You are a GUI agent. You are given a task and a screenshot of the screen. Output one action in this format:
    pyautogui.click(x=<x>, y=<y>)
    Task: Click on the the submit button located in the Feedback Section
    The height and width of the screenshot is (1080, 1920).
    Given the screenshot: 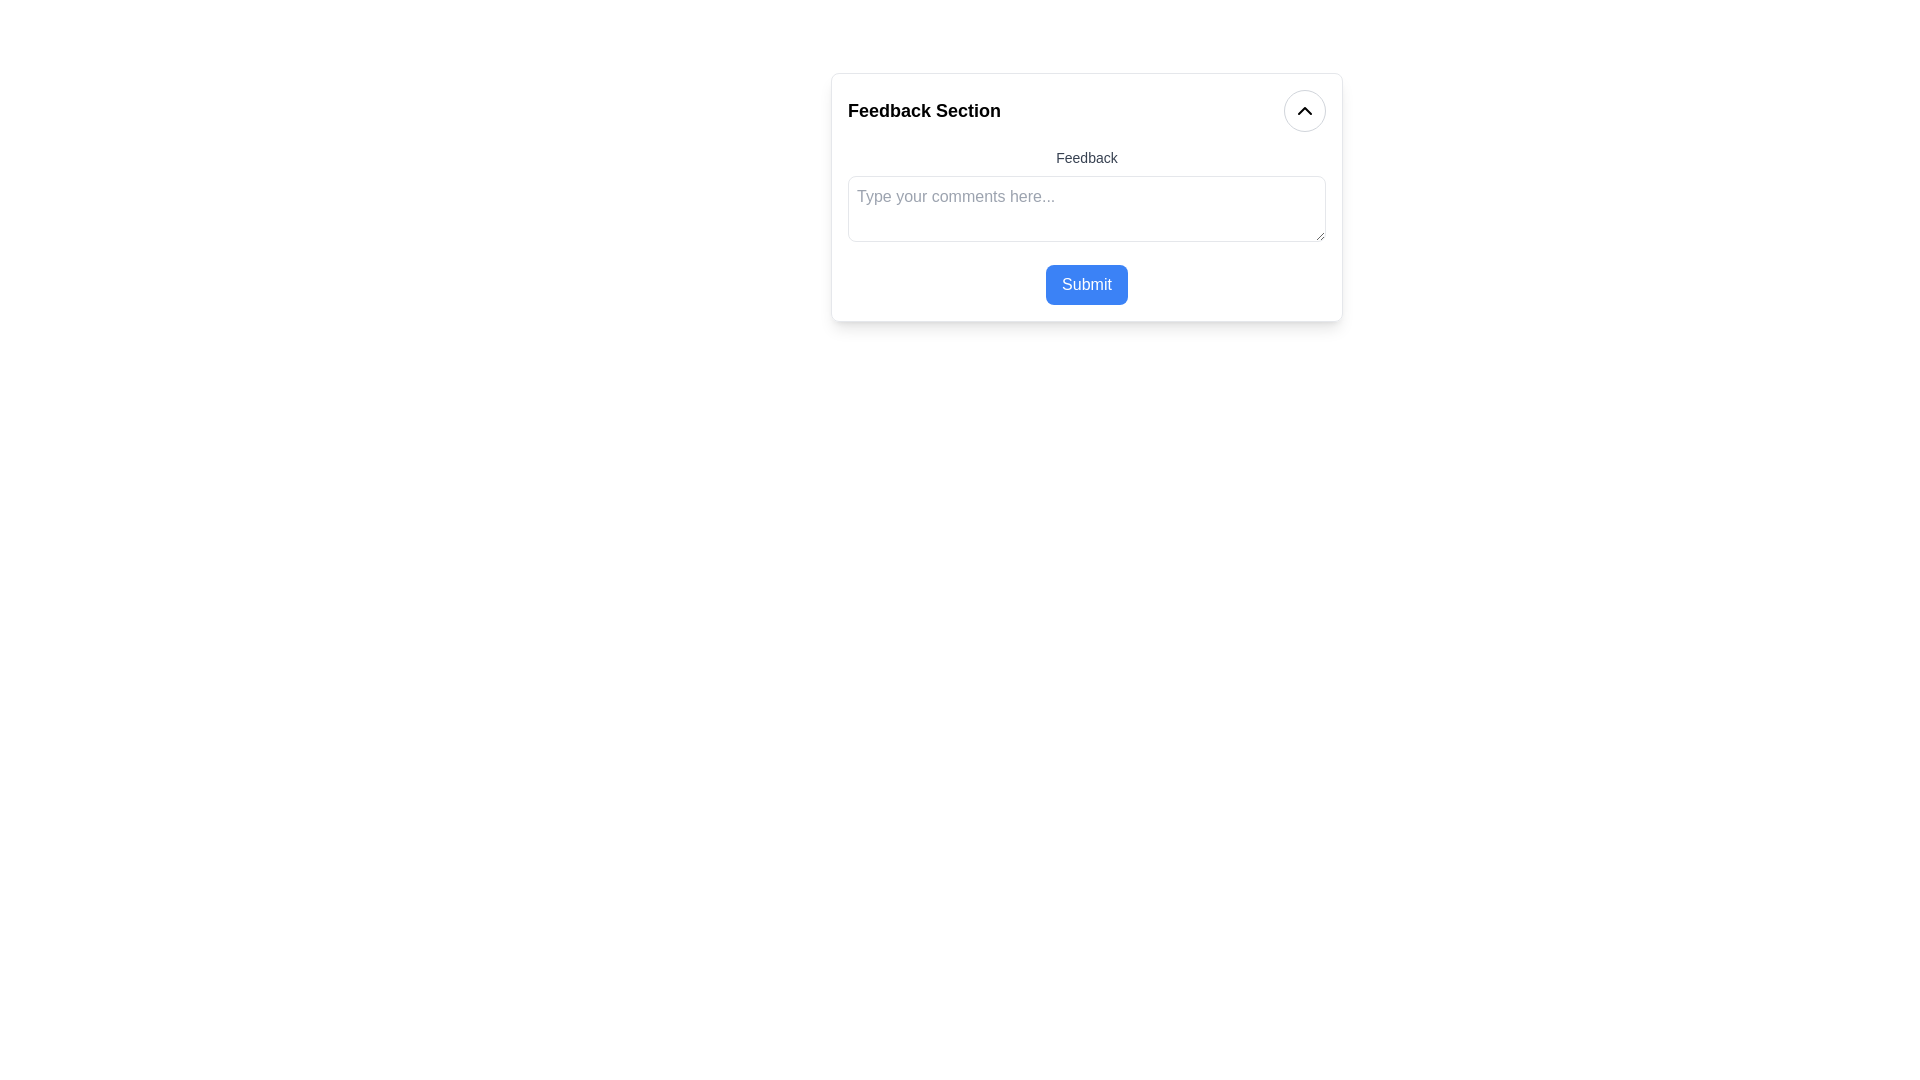 What is the action you would take?
    pyautogui.click(x=1085, y=285)
    